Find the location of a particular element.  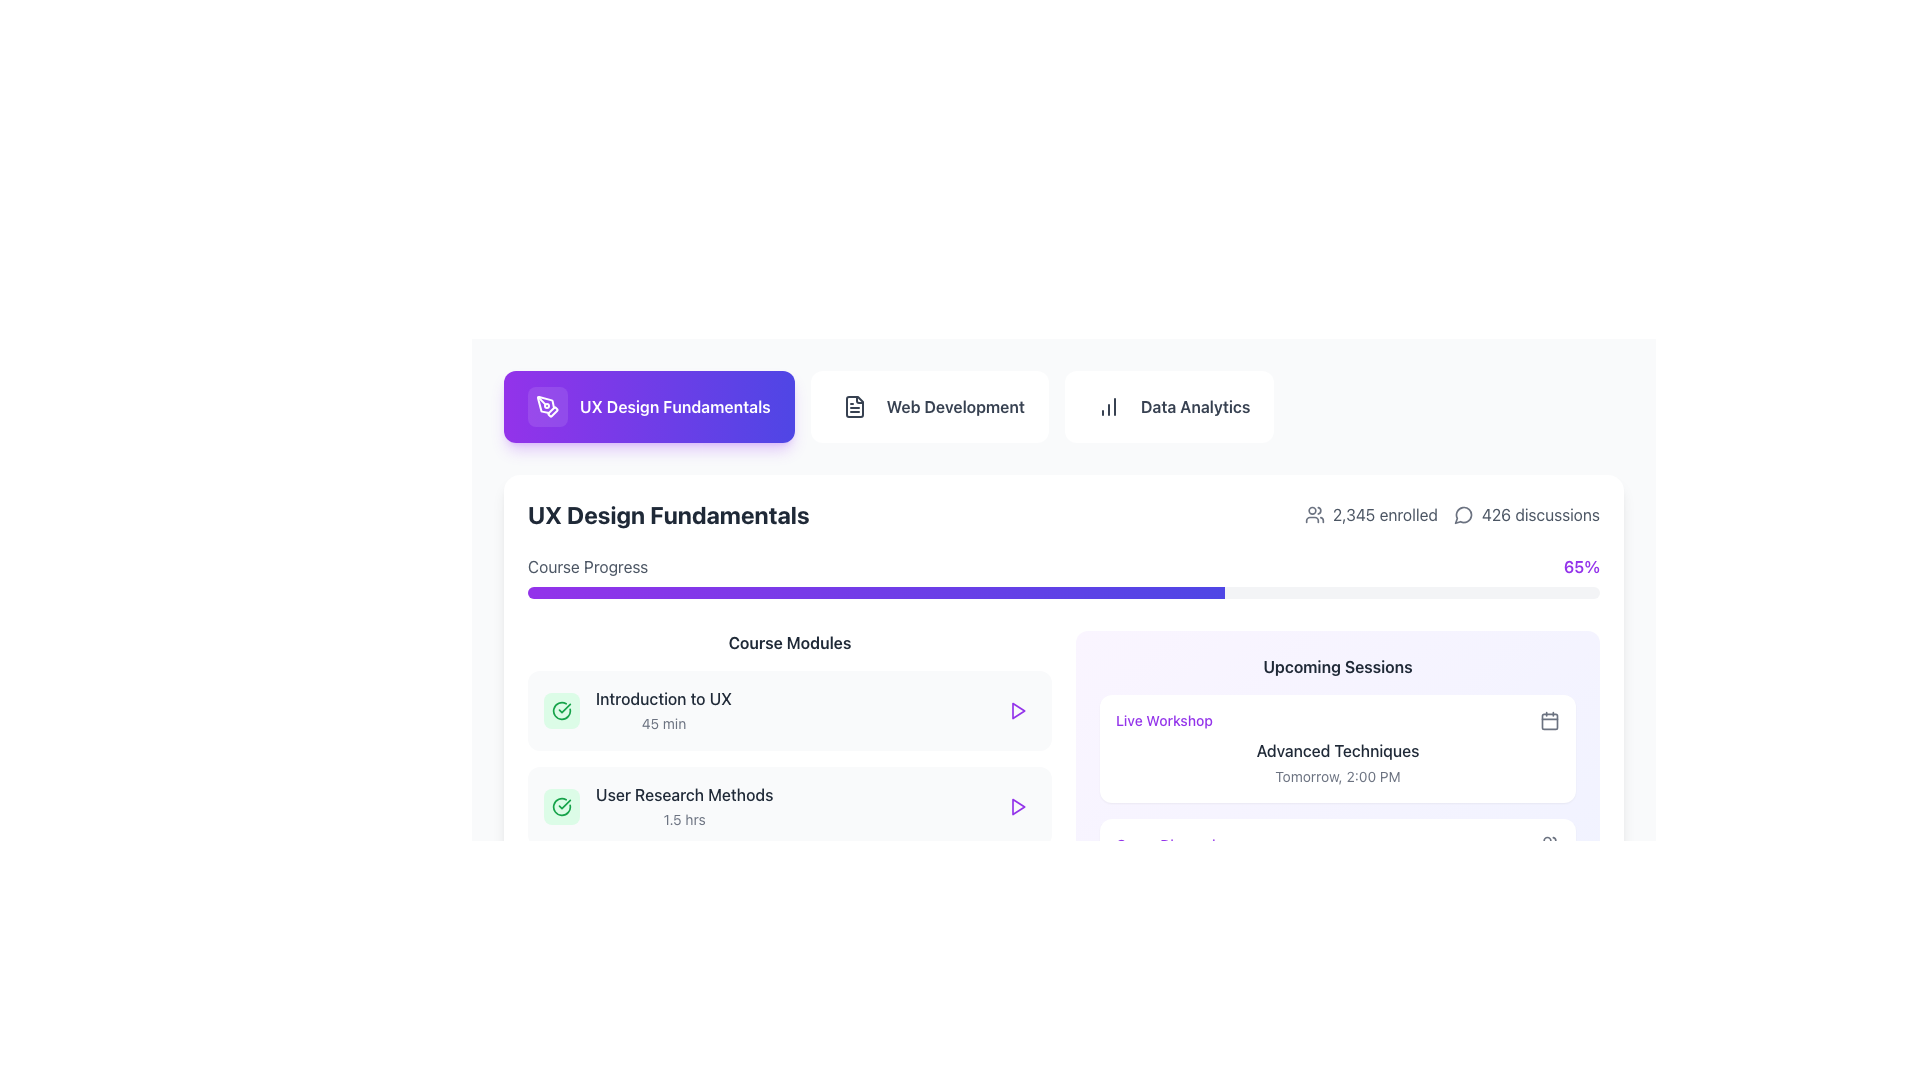

the text label 'Course Progress' displayed in muted gray color, located in the top-left corner of a horizontal section detailing course progress is located at coordinates (587, 567).